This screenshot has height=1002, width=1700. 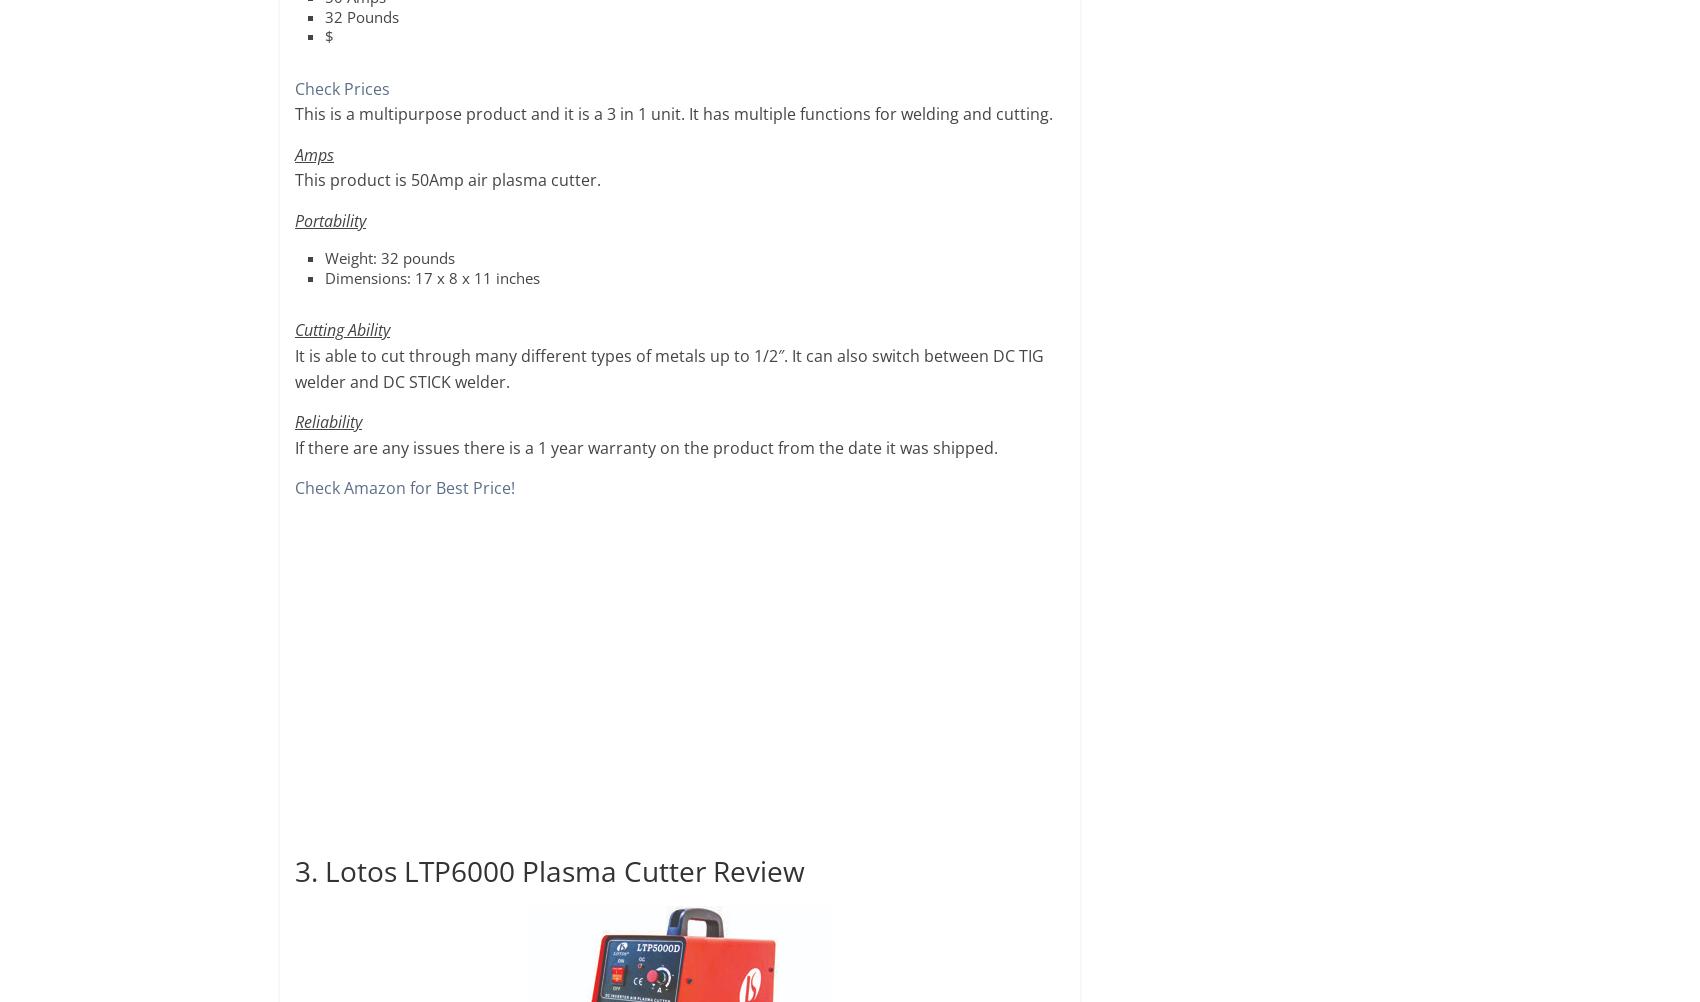 What do you see at coordinates (341, 328) in the screenshot?
I see `'Cutting Ability'` at bounding box center [341, 328].